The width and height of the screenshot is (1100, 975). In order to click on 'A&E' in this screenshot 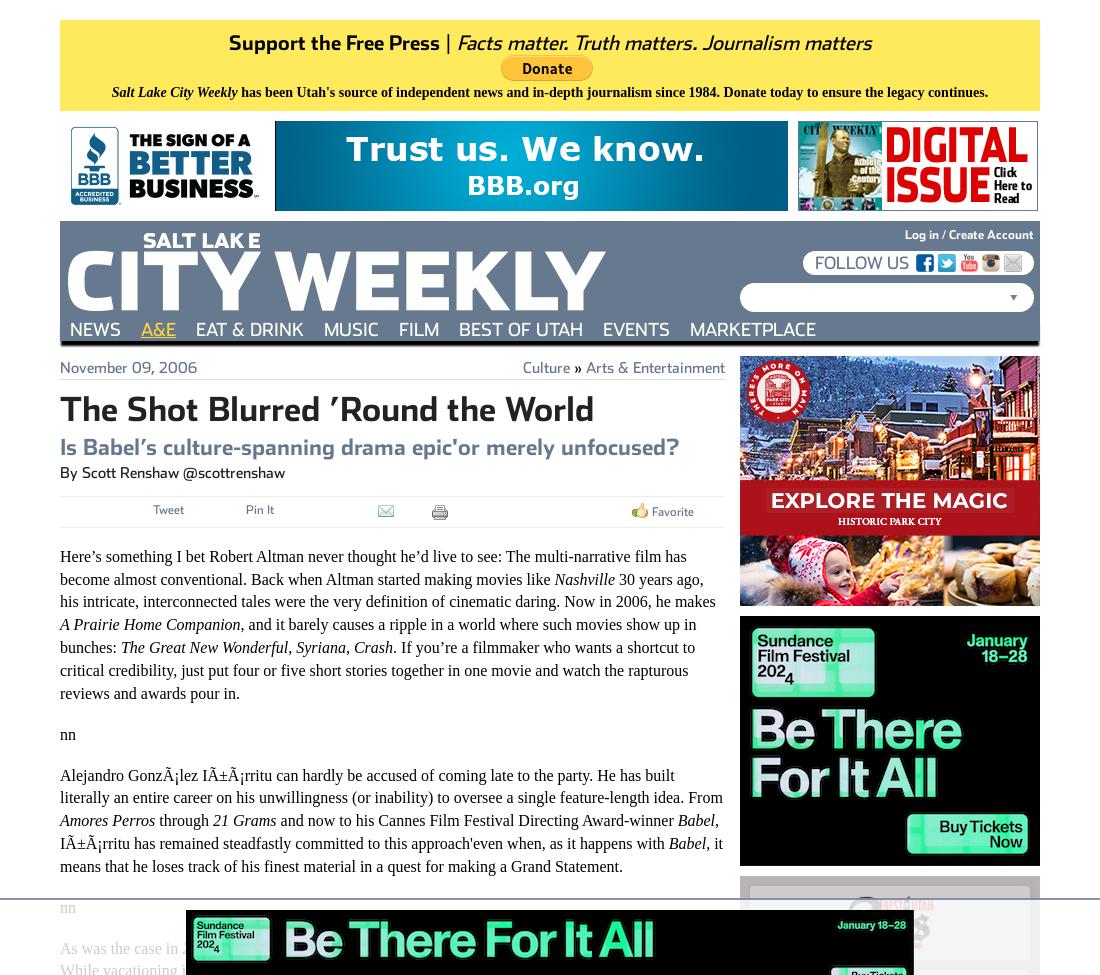, I will do `click(157, 328)`.